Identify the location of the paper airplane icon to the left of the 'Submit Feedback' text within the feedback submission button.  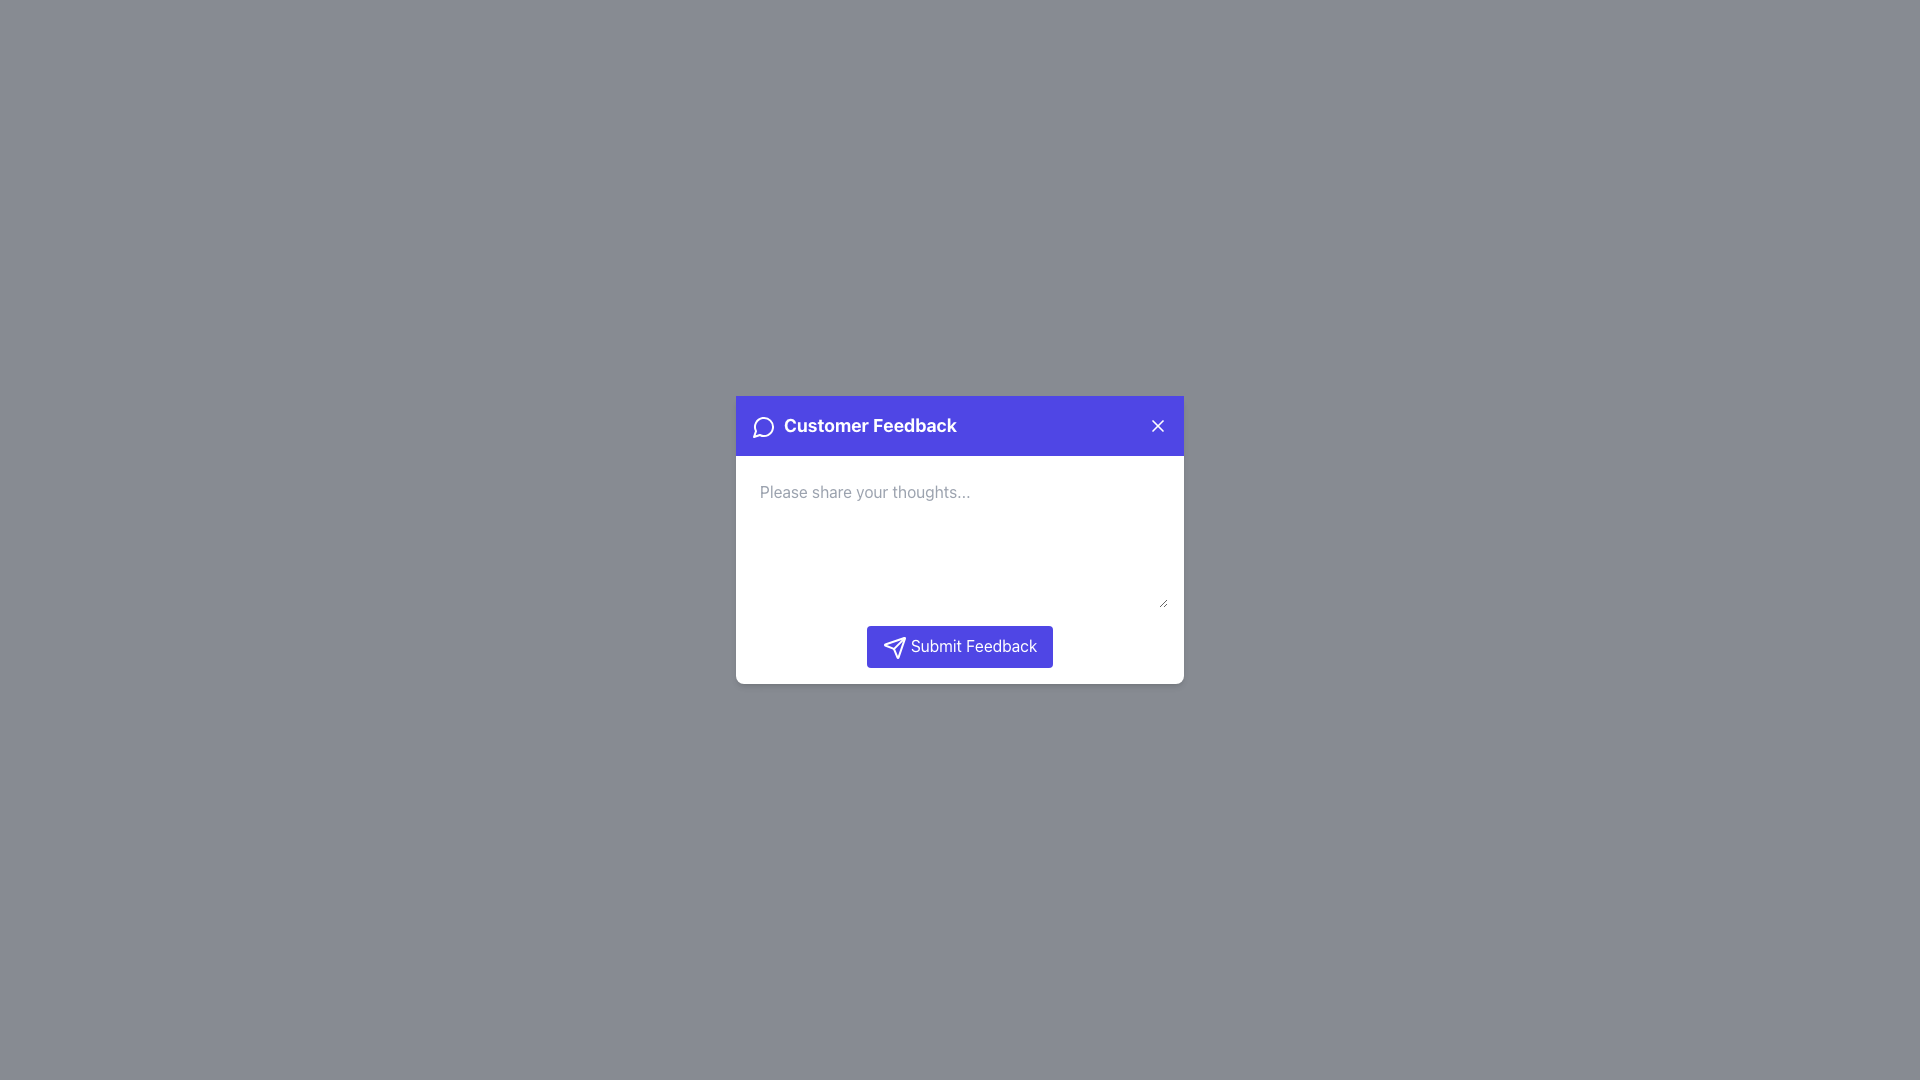
(893, 647).